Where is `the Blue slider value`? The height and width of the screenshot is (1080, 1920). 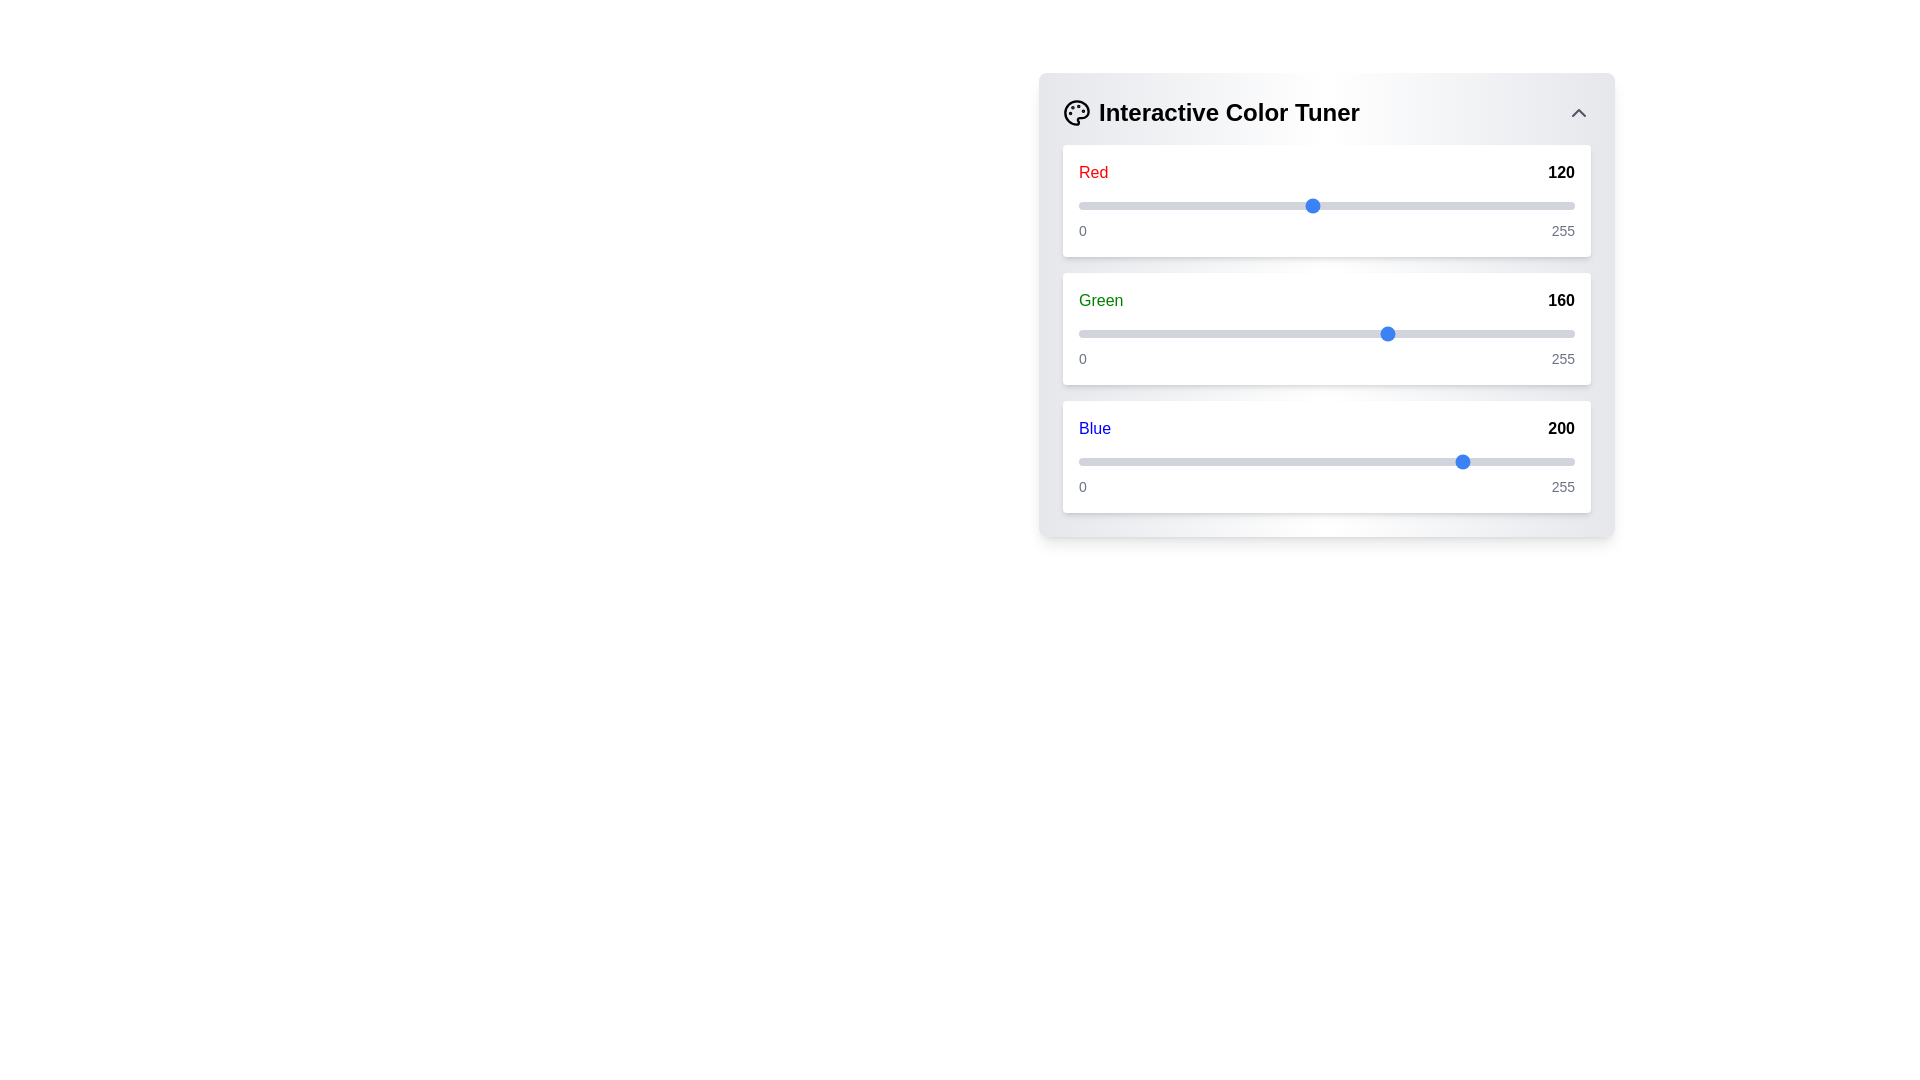
the Blue slider value is located at coordinates (1225, 462).